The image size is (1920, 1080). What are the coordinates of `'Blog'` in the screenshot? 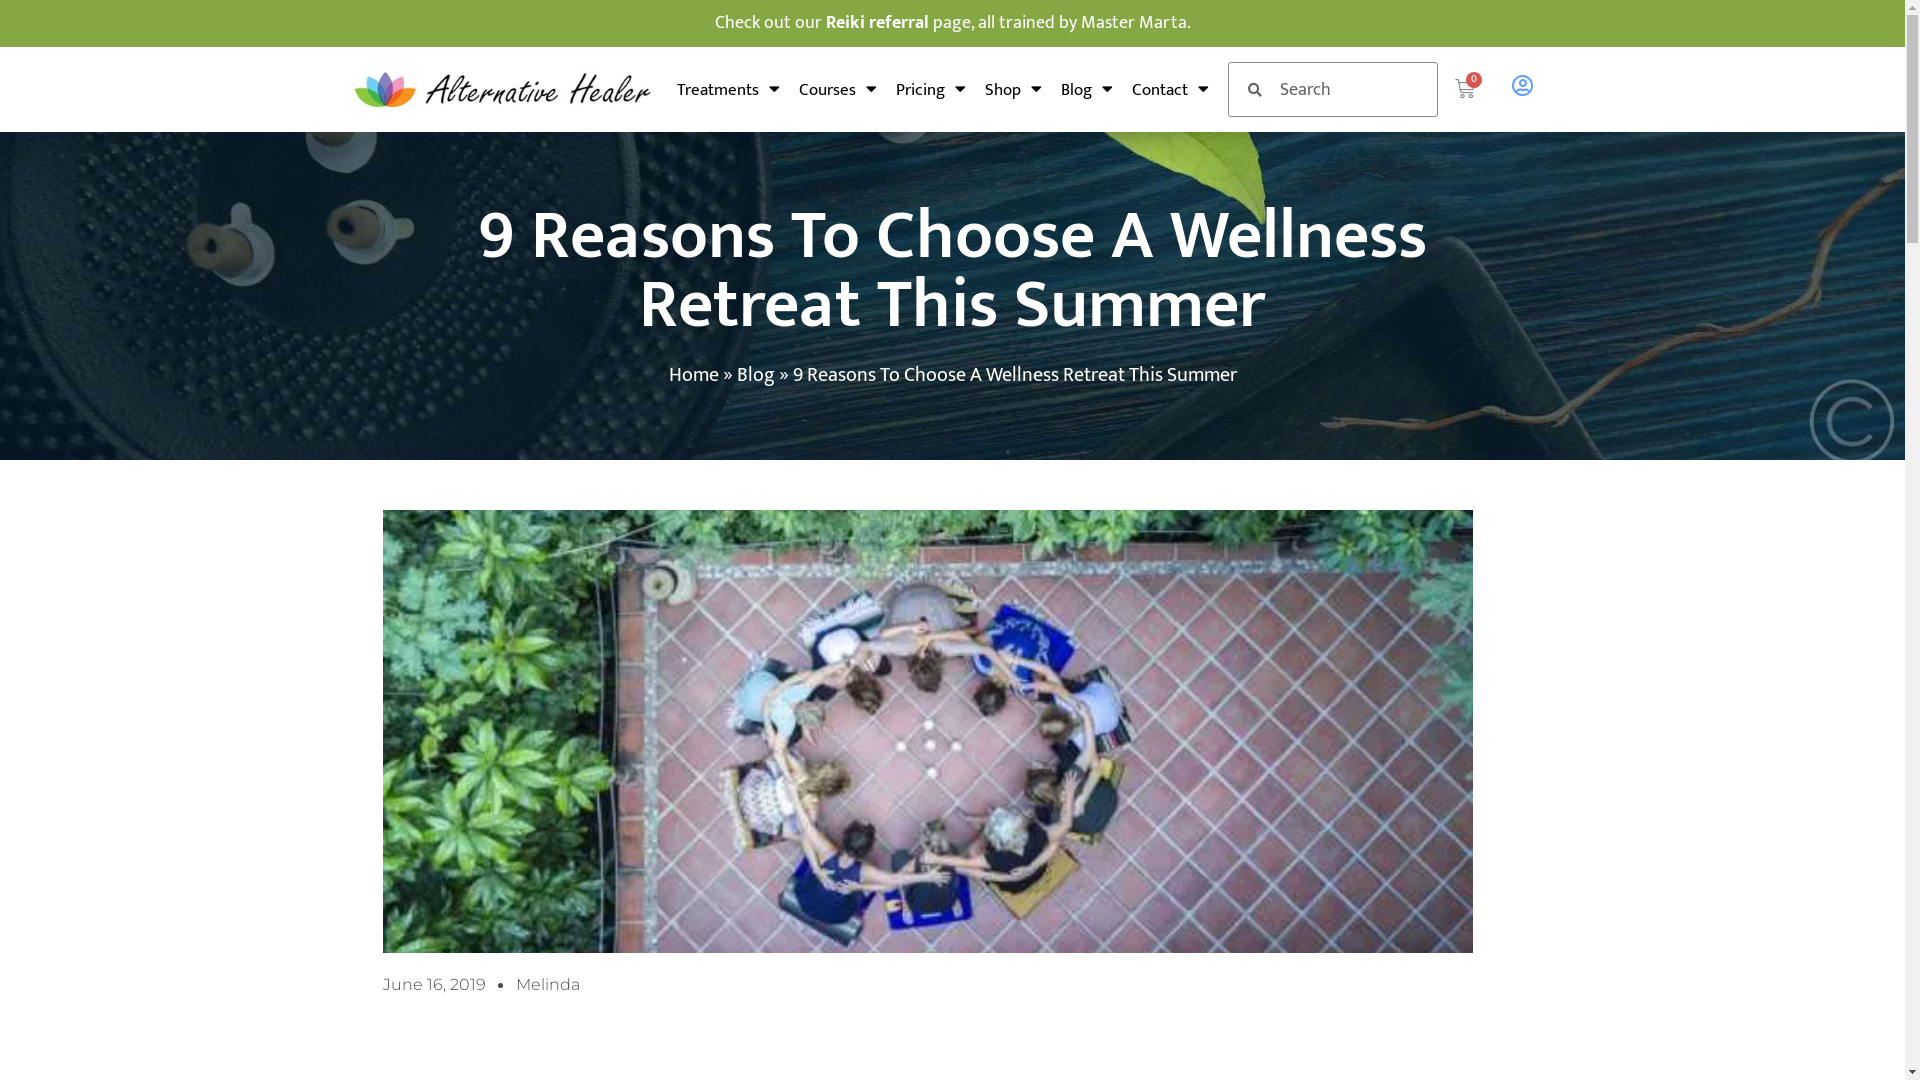 It's located at (753, 374).